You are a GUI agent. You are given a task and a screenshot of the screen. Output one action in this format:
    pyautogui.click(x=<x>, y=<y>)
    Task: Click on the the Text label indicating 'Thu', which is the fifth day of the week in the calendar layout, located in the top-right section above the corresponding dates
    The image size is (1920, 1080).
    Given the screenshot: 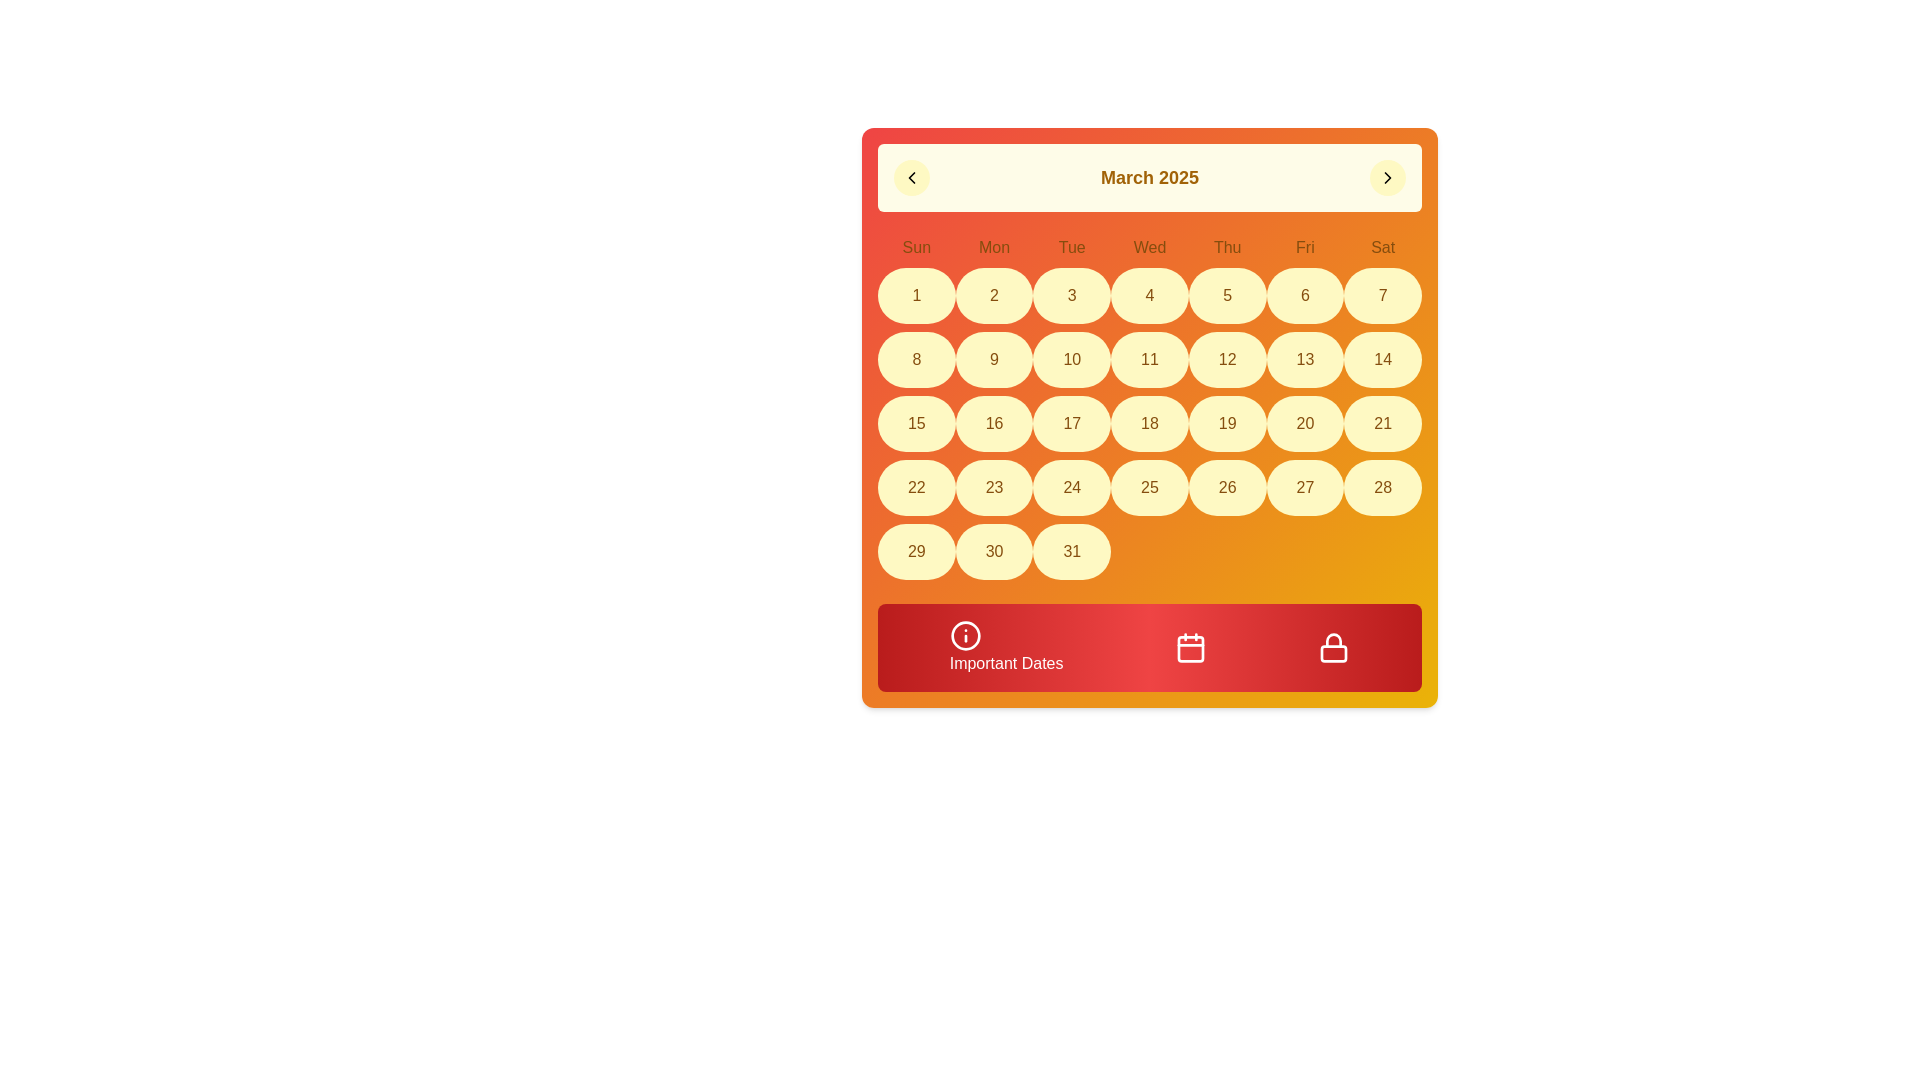 What is the action you would take?
    pyautogui.click(x=1226, y=246)
    